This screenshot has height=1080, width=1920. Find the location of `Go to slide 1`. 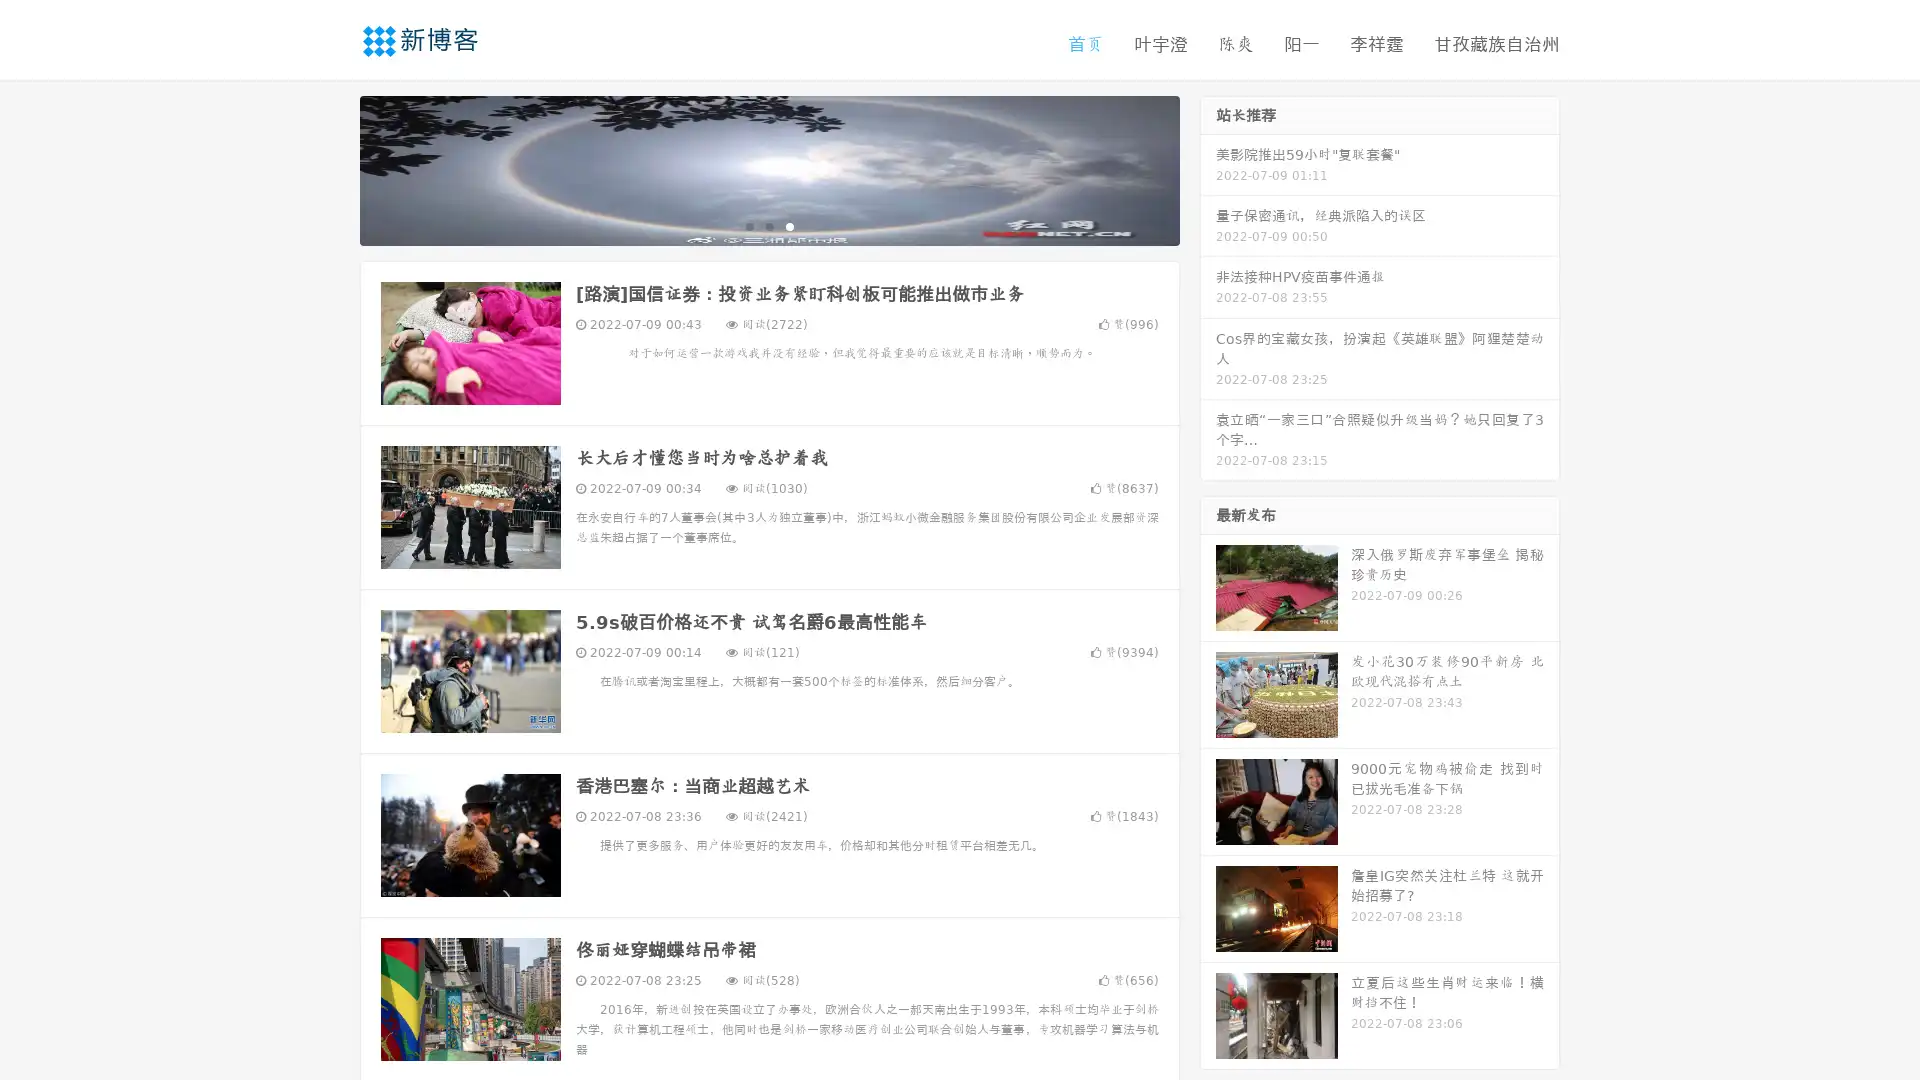

Go to slide 1 is located at coordinates (748, 225).